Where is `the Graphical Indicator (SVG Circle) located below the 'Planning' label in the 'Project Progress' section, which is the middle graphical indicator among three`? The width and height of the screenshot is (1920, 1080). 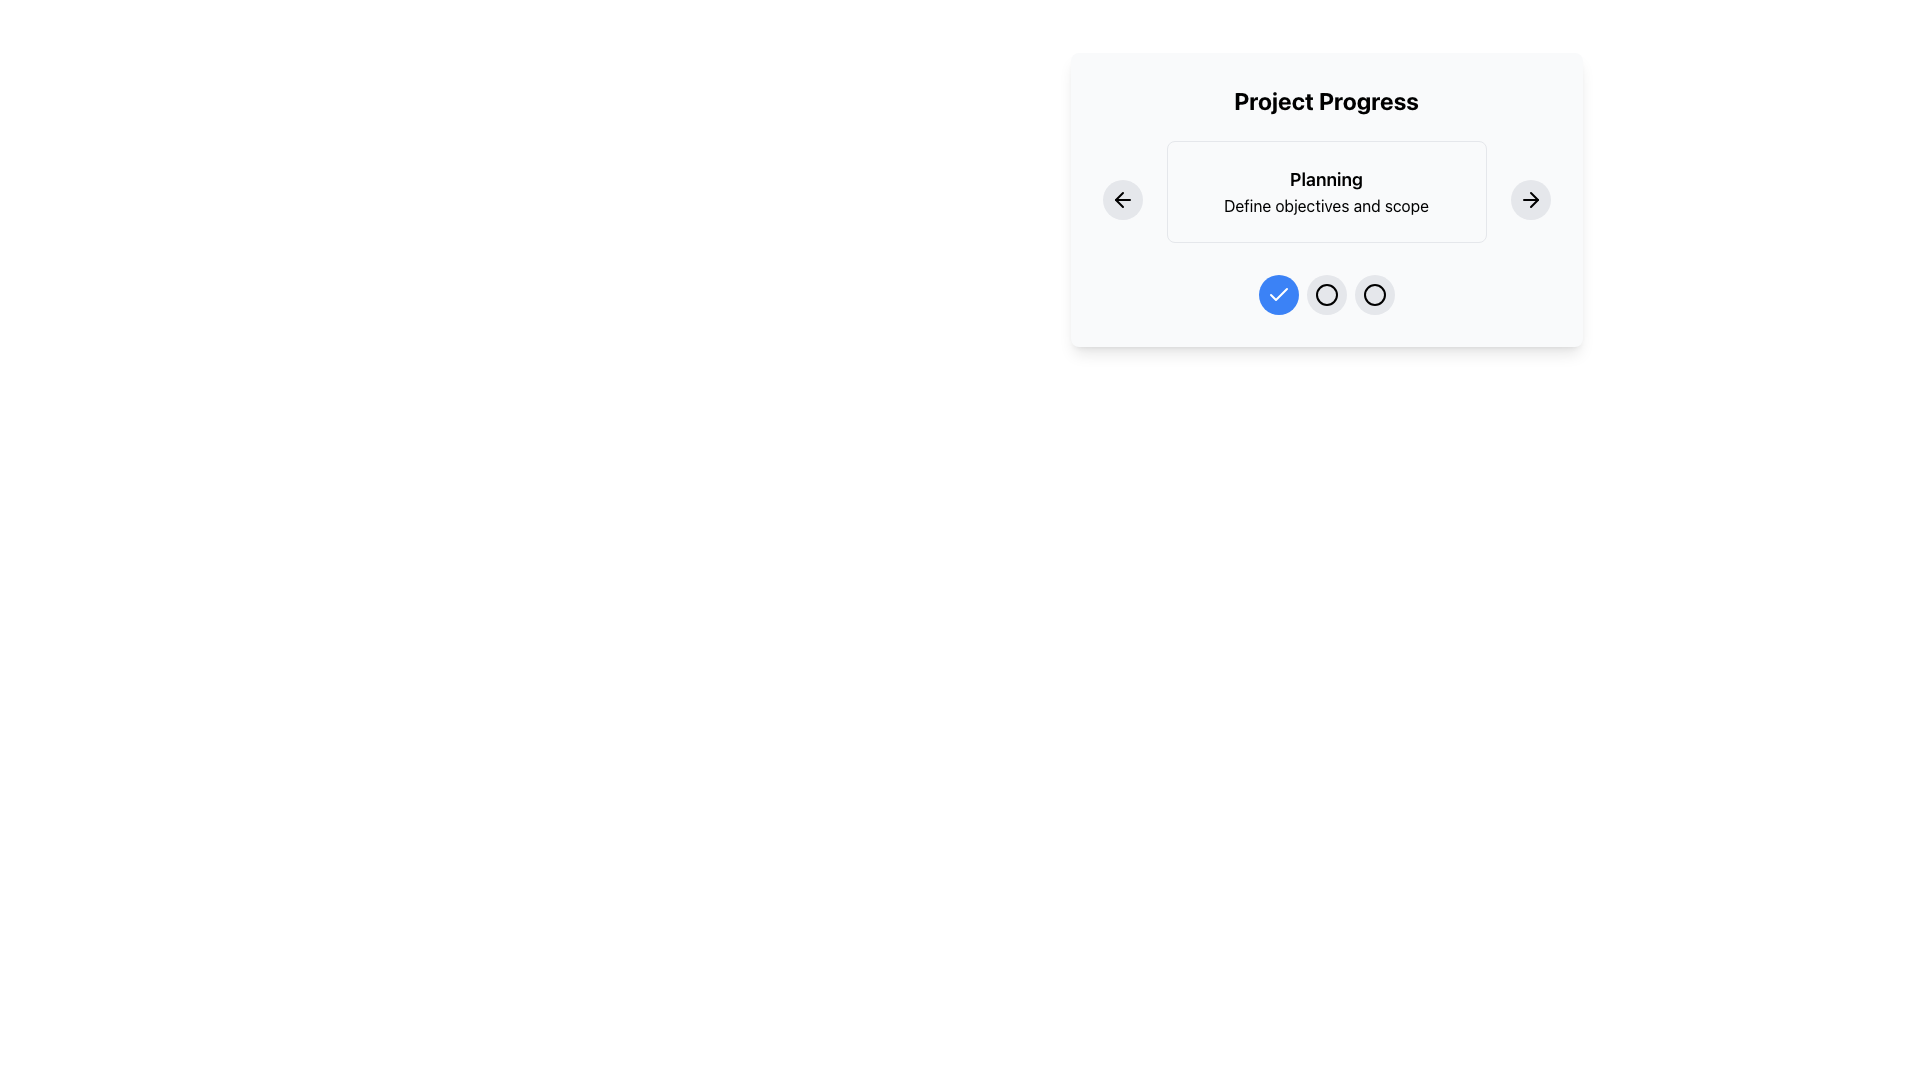
the Graphical Indicator (SVG Circle) located below the 'Planning' label in the 'Project Progress' section, which is the middle graphical indicator among three is located at coordinates (1326, 294).